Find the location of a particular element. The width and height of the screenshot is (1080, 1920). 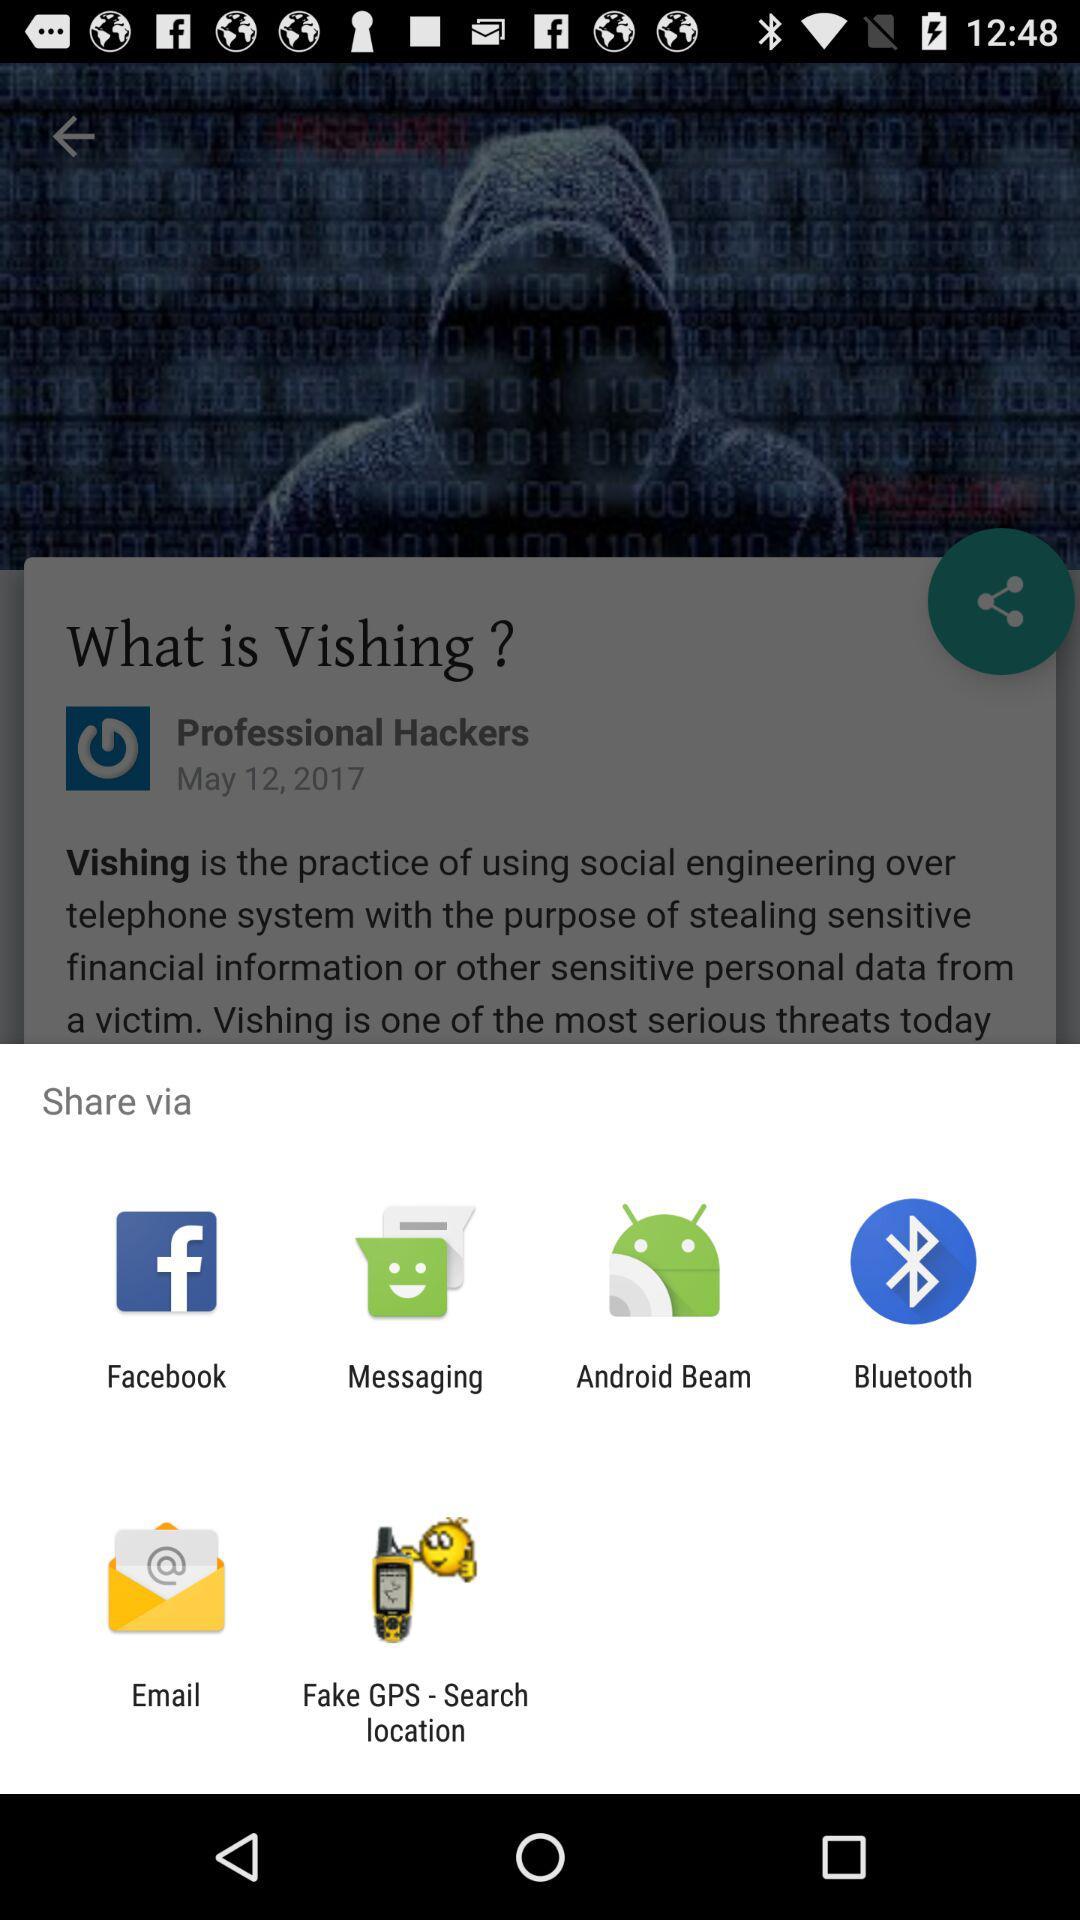

the item next to android beam icon is located at coordinates (913, 1392).